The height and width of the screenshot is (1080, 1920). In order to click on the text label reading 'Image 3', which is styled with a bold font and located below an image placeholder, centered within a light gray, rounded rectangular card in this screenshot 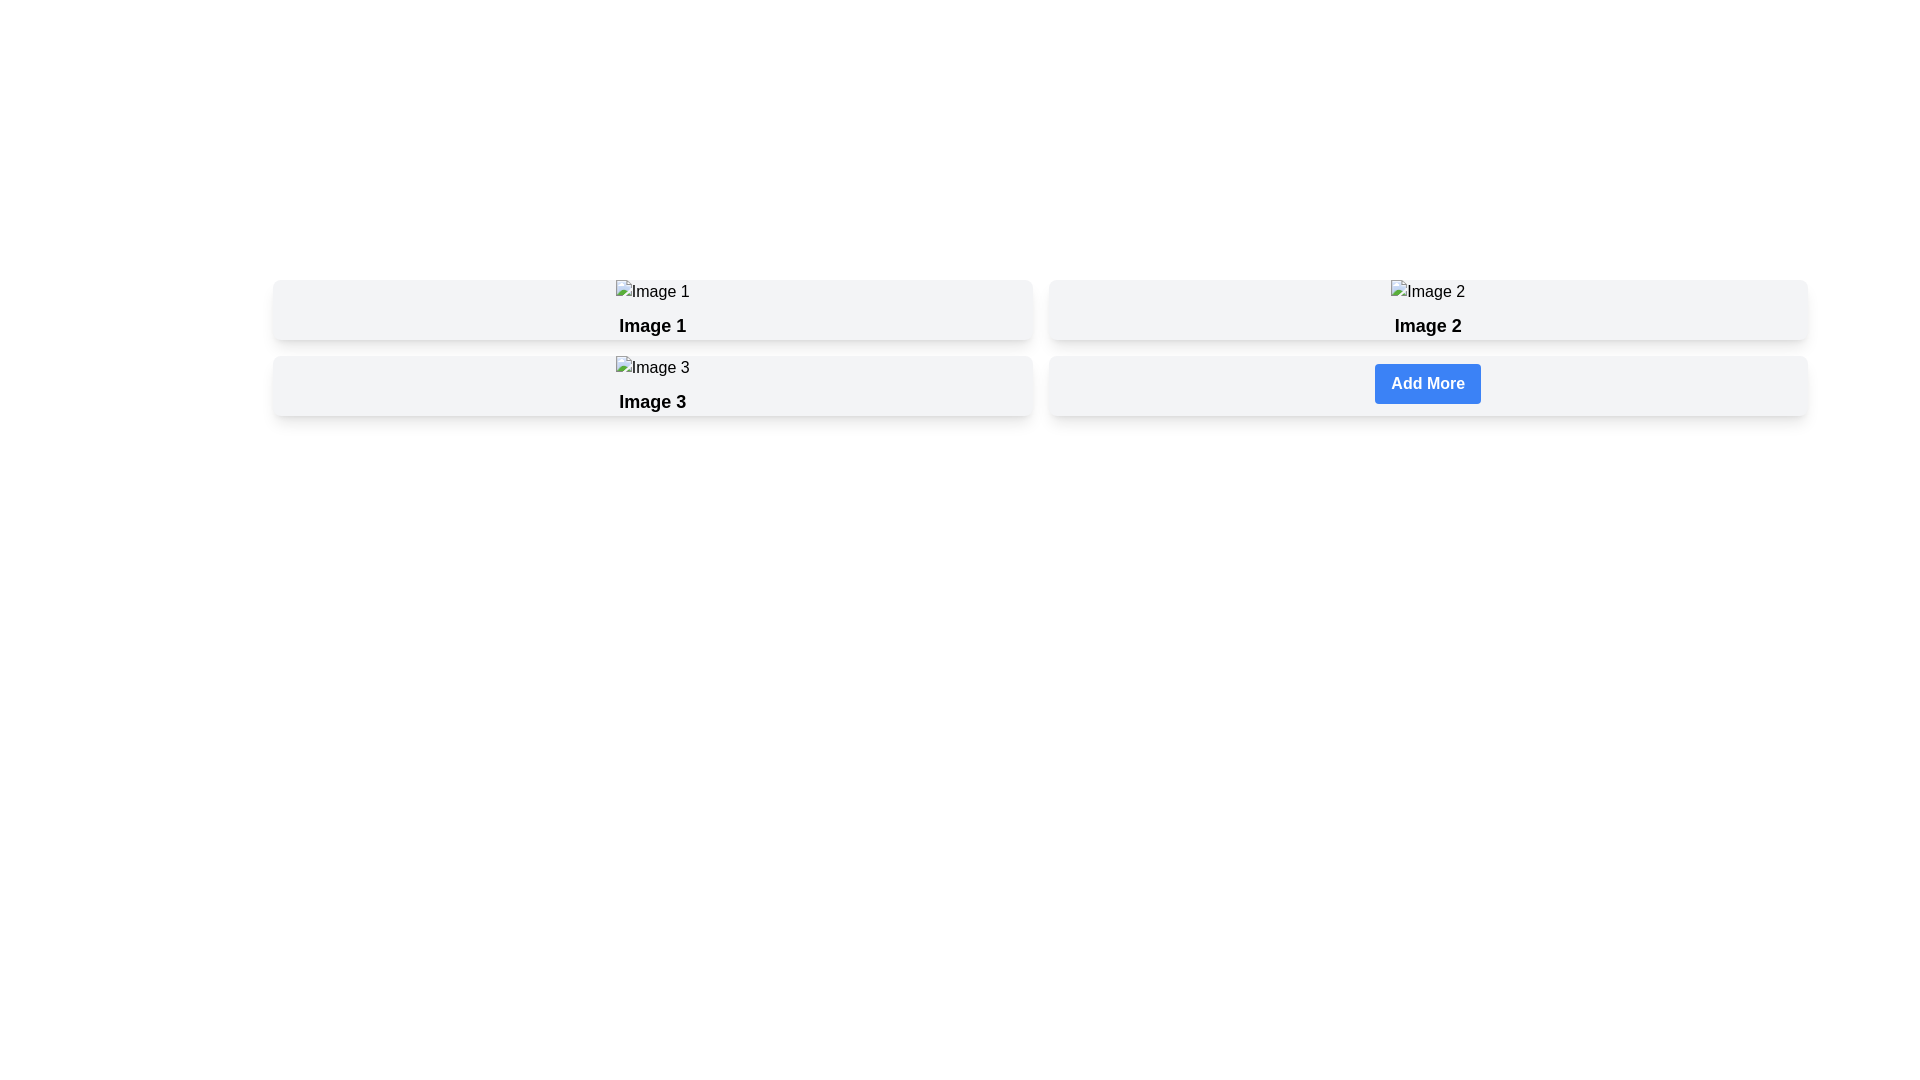, I will do `click(652, 401)`.